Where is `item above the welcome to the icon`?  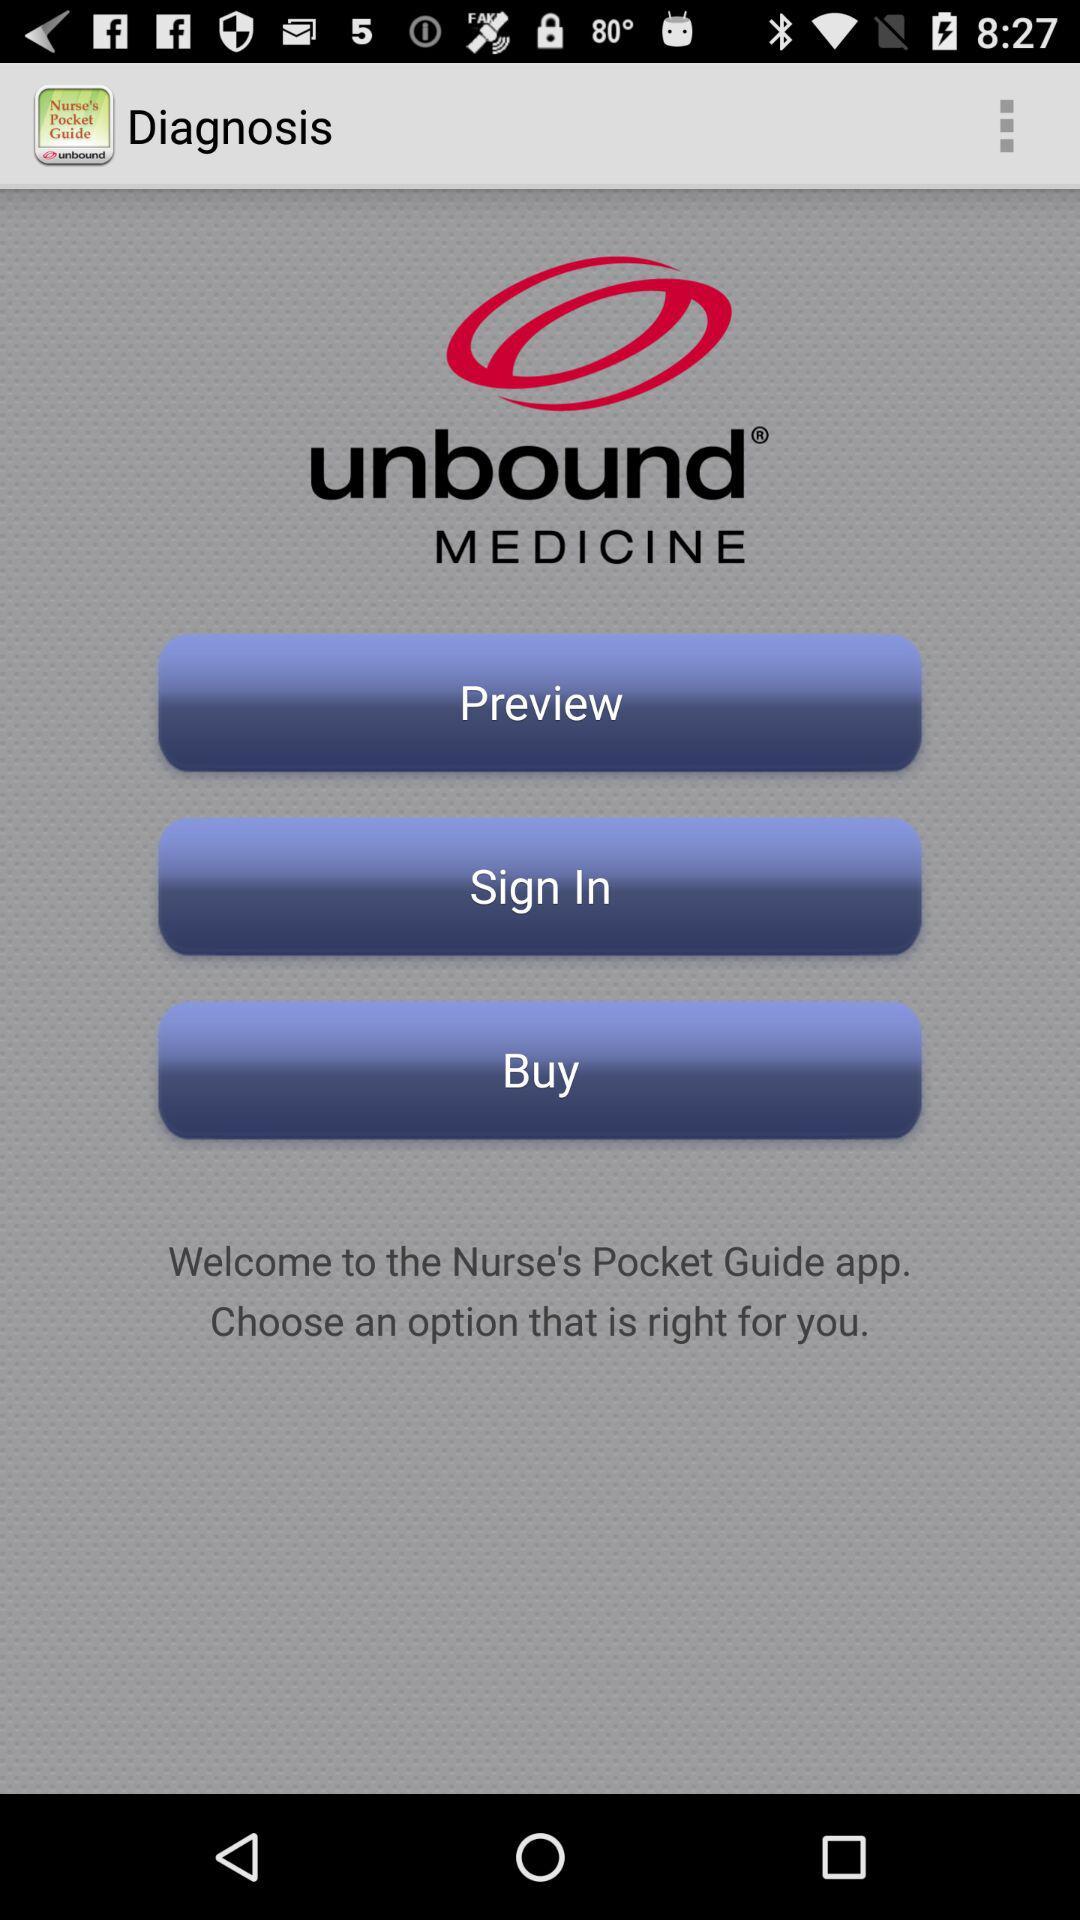 item above the welcome to the icon is located at coordinates (540, 1075).